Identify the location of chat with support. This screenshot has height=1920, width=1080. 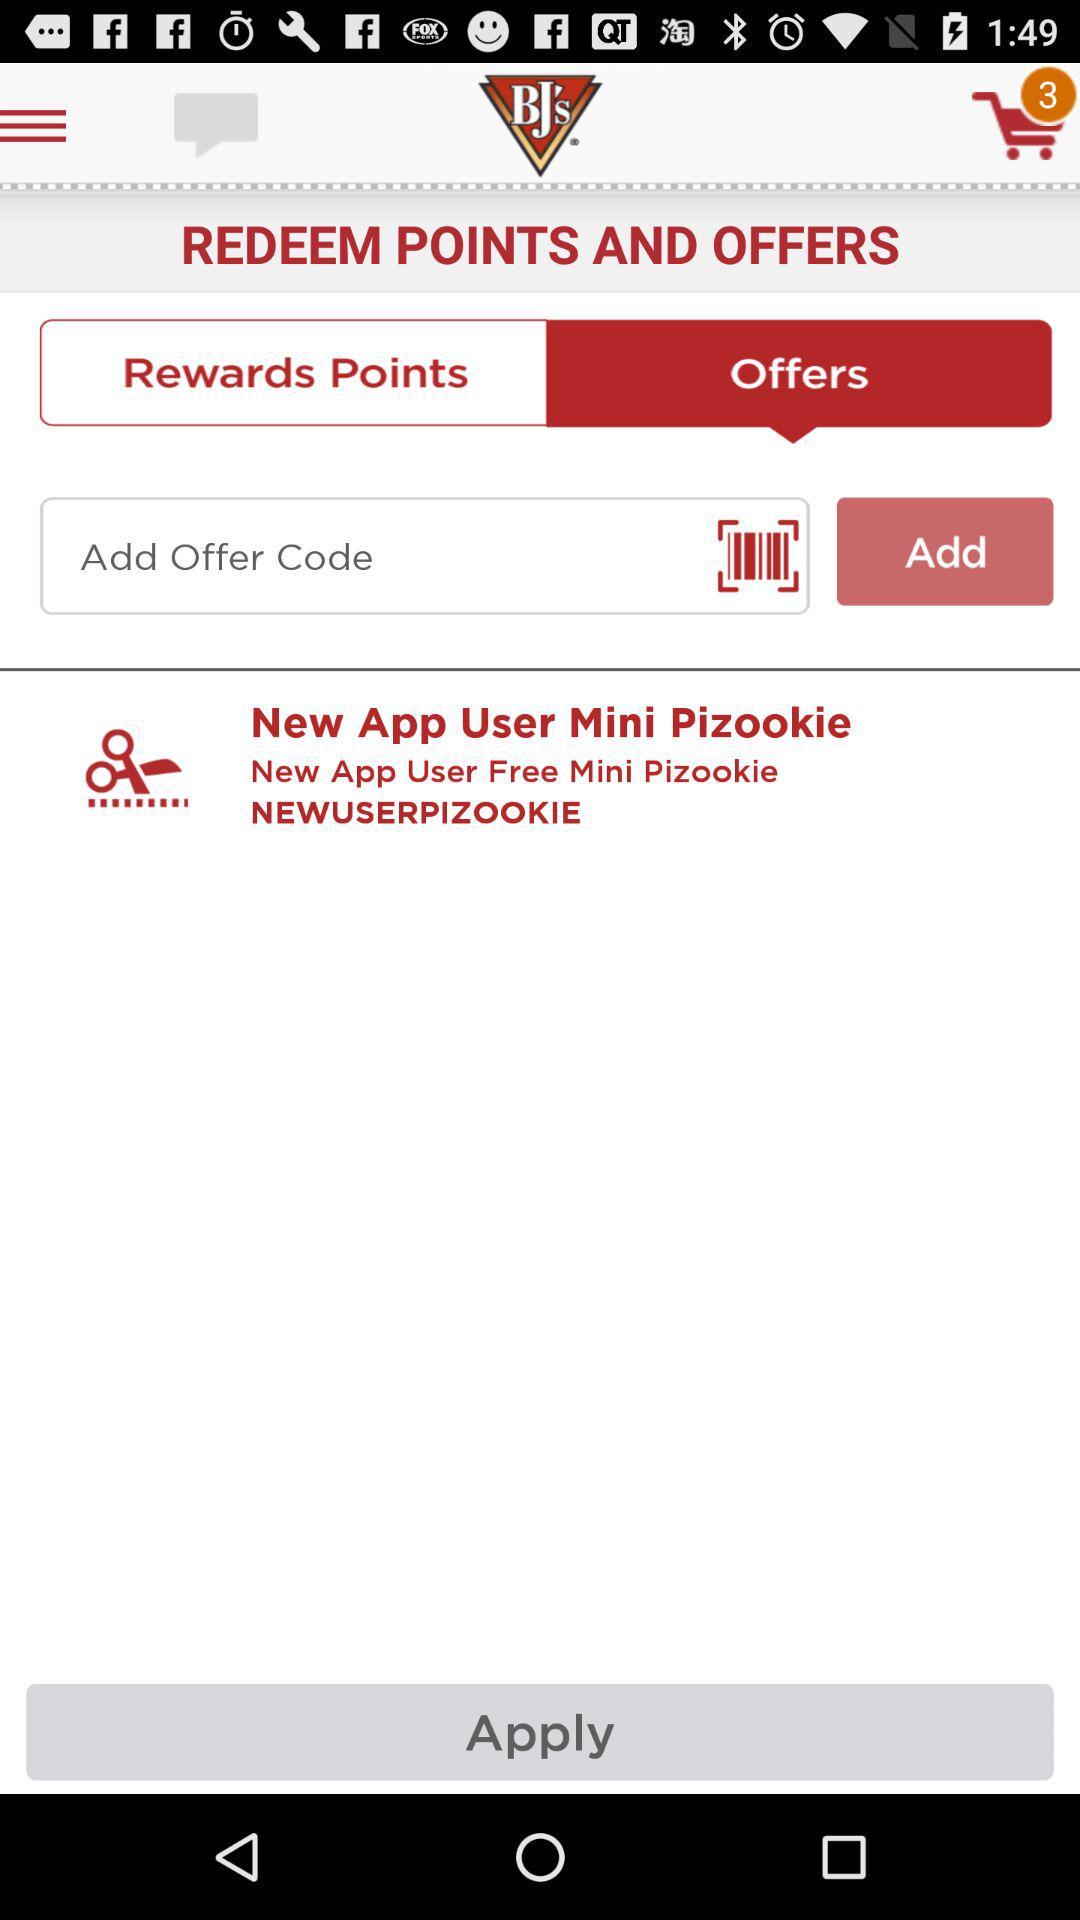
(218, 124).